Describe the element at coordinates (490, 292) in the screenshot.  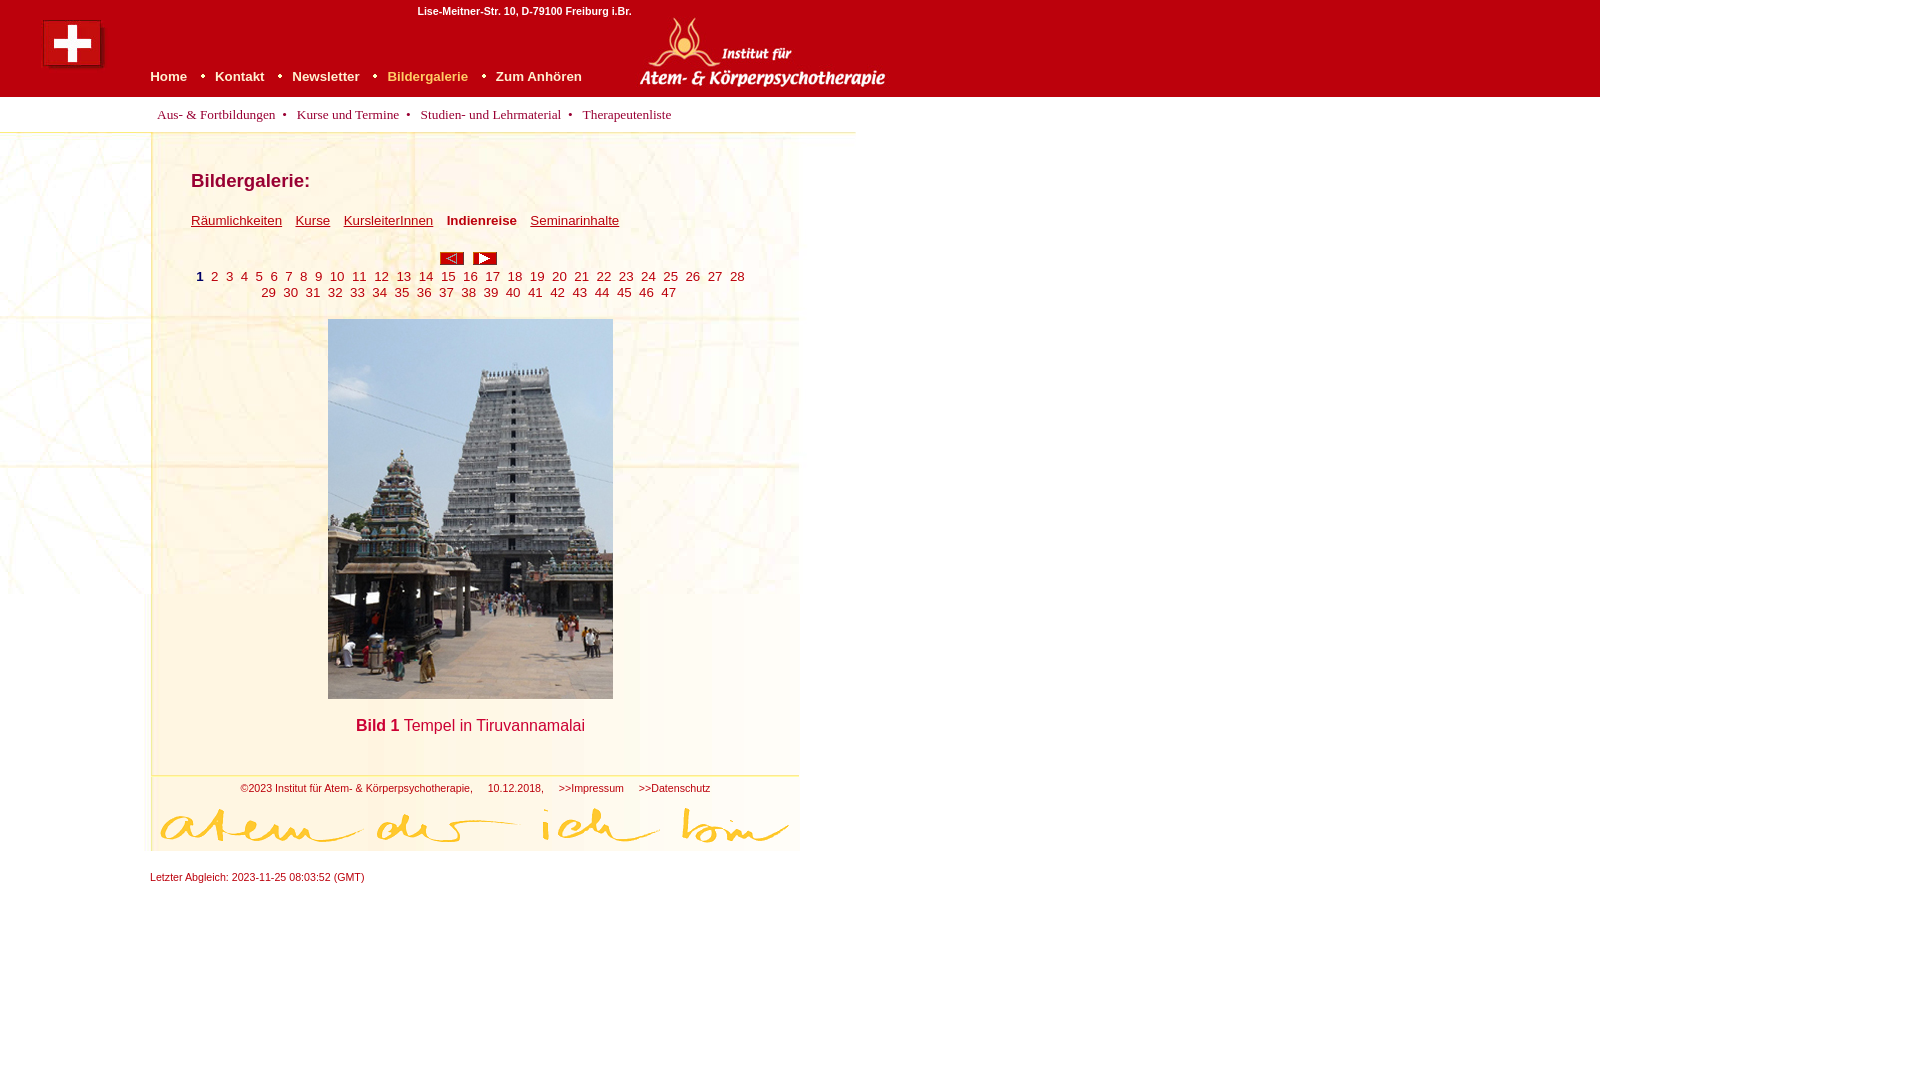
I see `'39'` at that location.